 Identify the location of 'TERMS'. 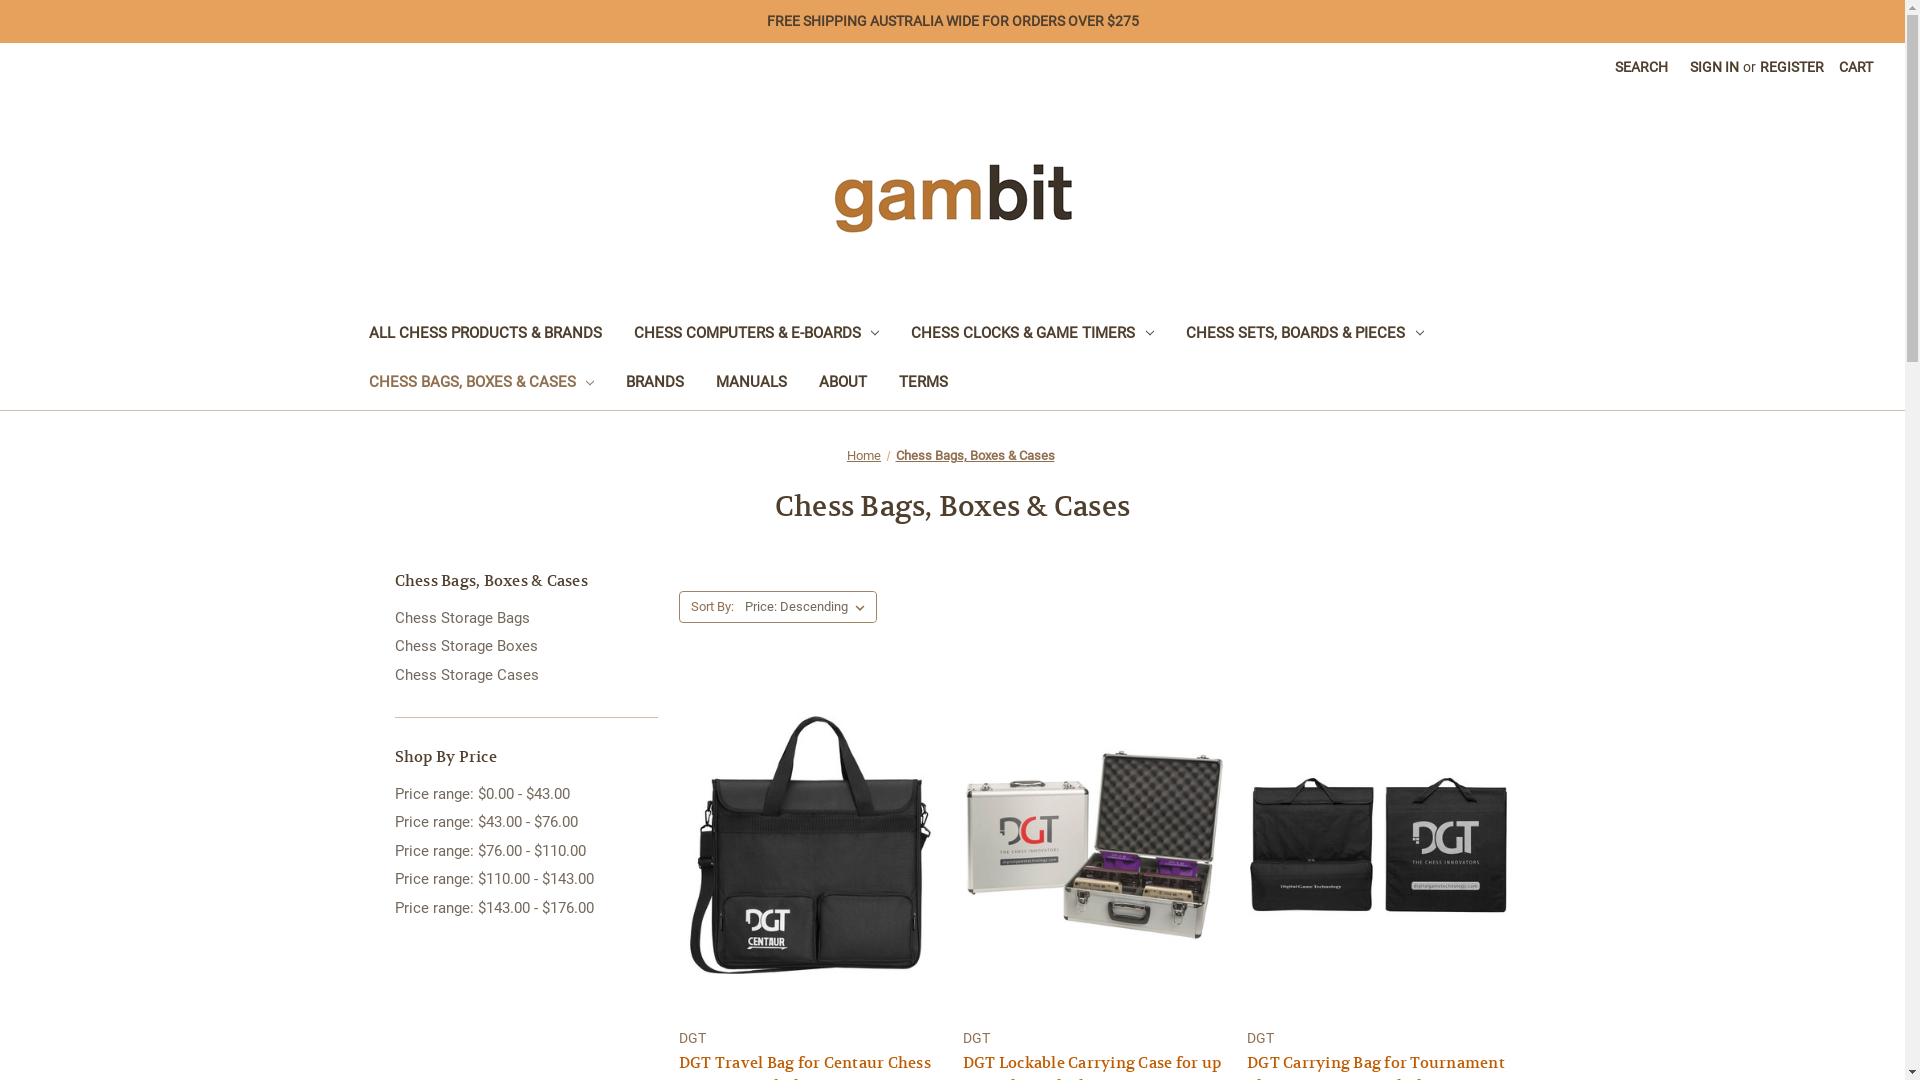
(922, 384).